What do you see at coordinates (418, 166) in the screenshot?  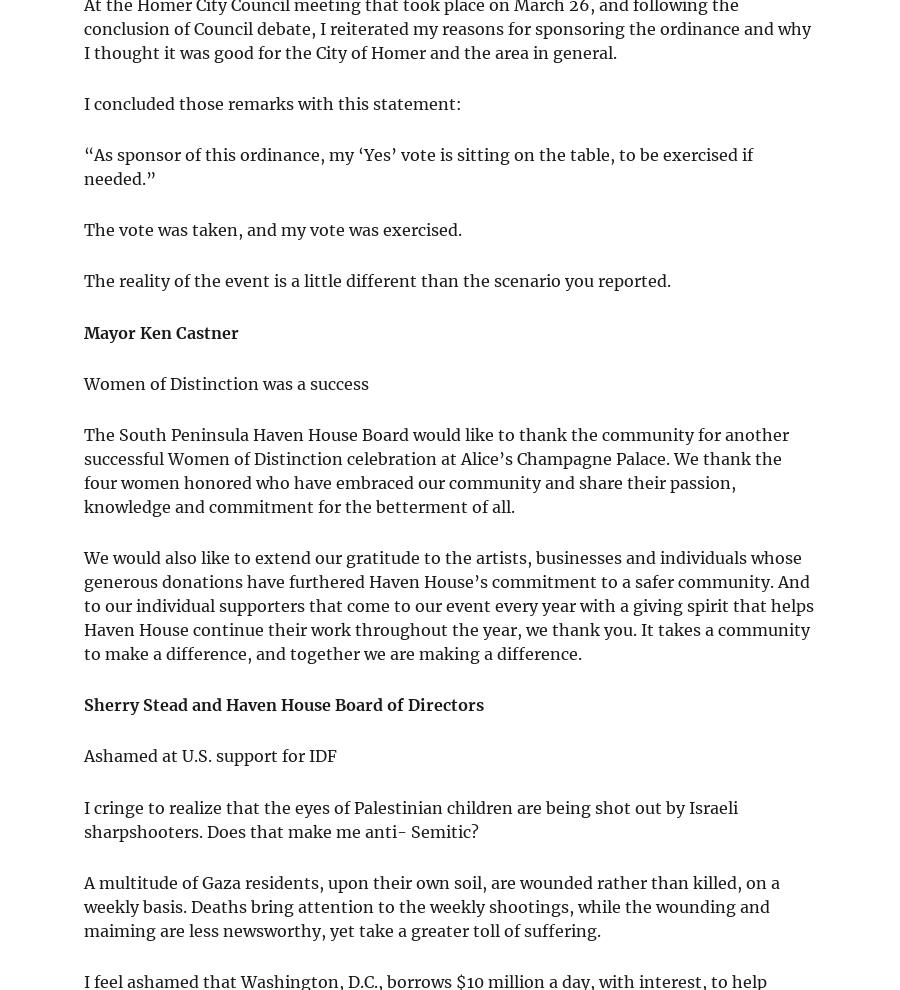 I see `'“As sponsor of this ordinance, my ‘Yes’ vote is sitting on the table, to be exercised if needed.”'` at bounding box center [418, 166].